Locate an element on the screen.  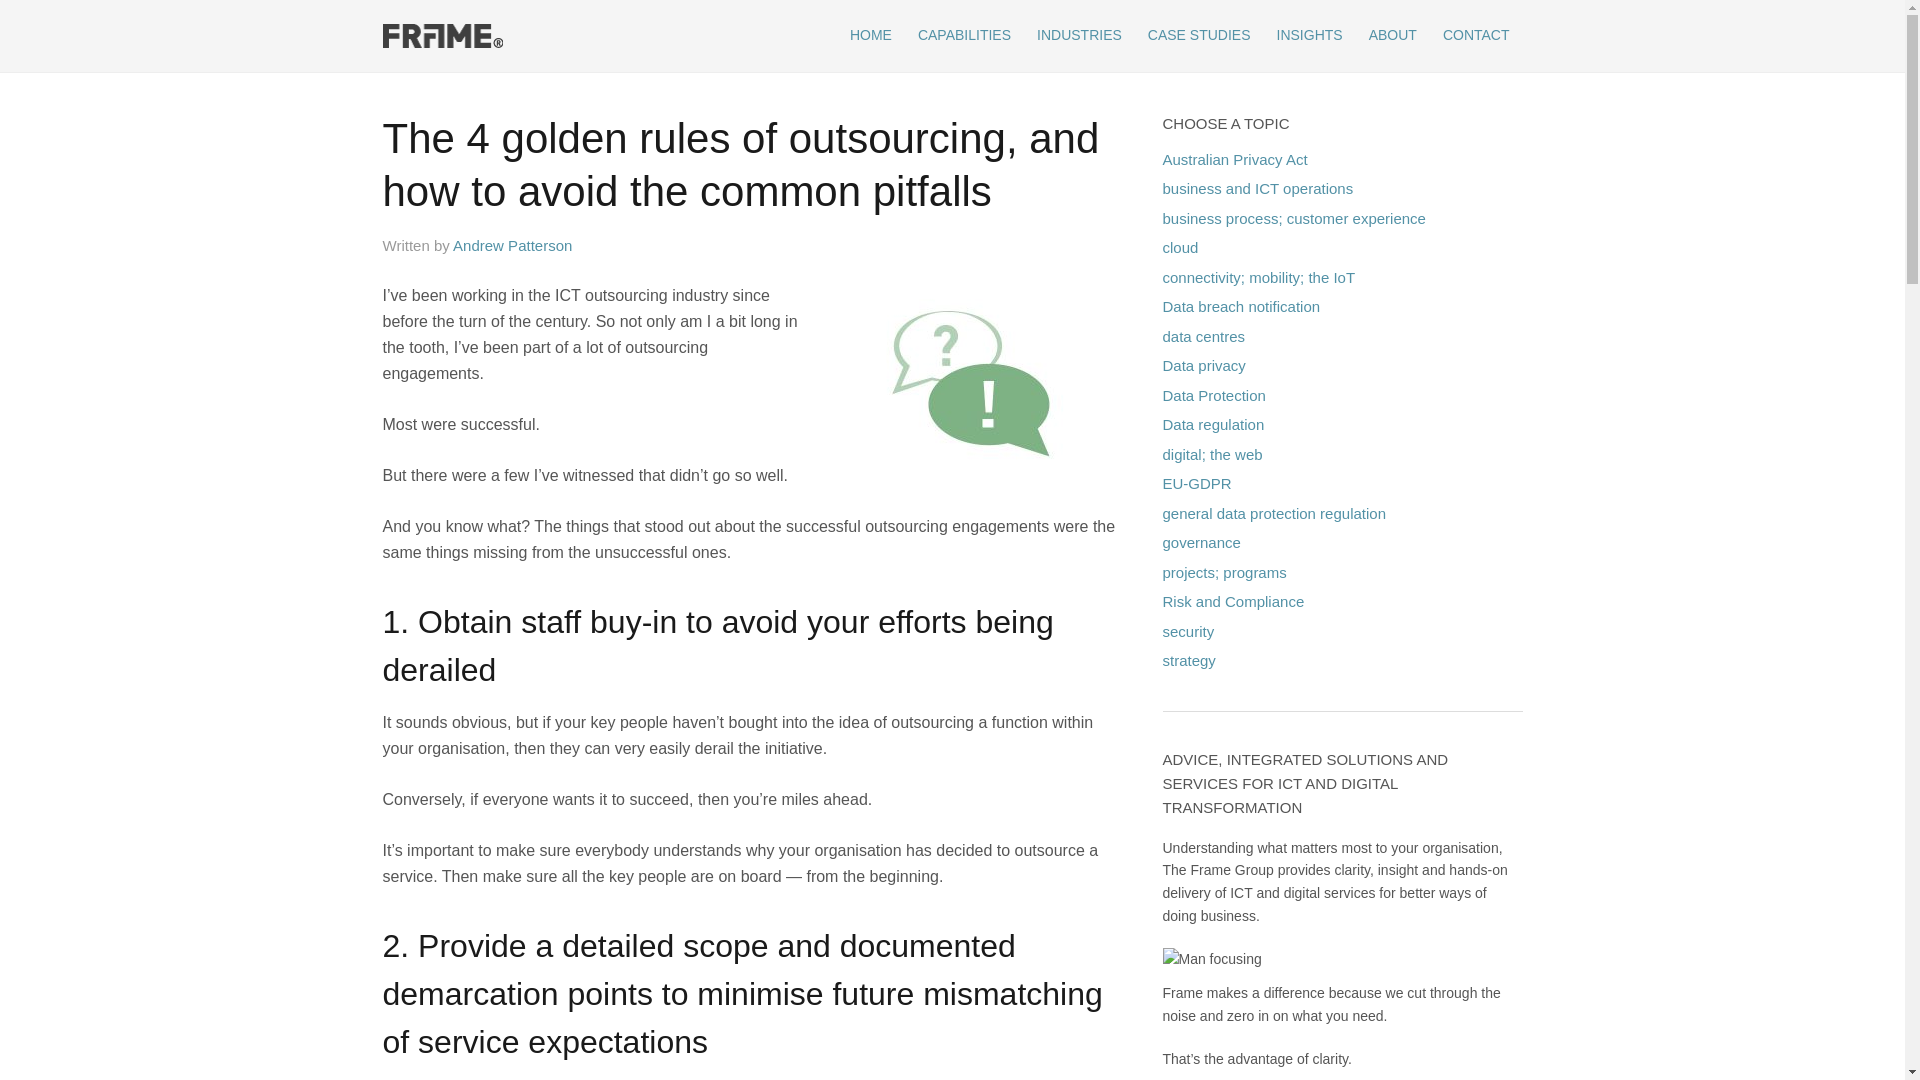
'CAPABILITIES' is located at coordinates (964, 34).